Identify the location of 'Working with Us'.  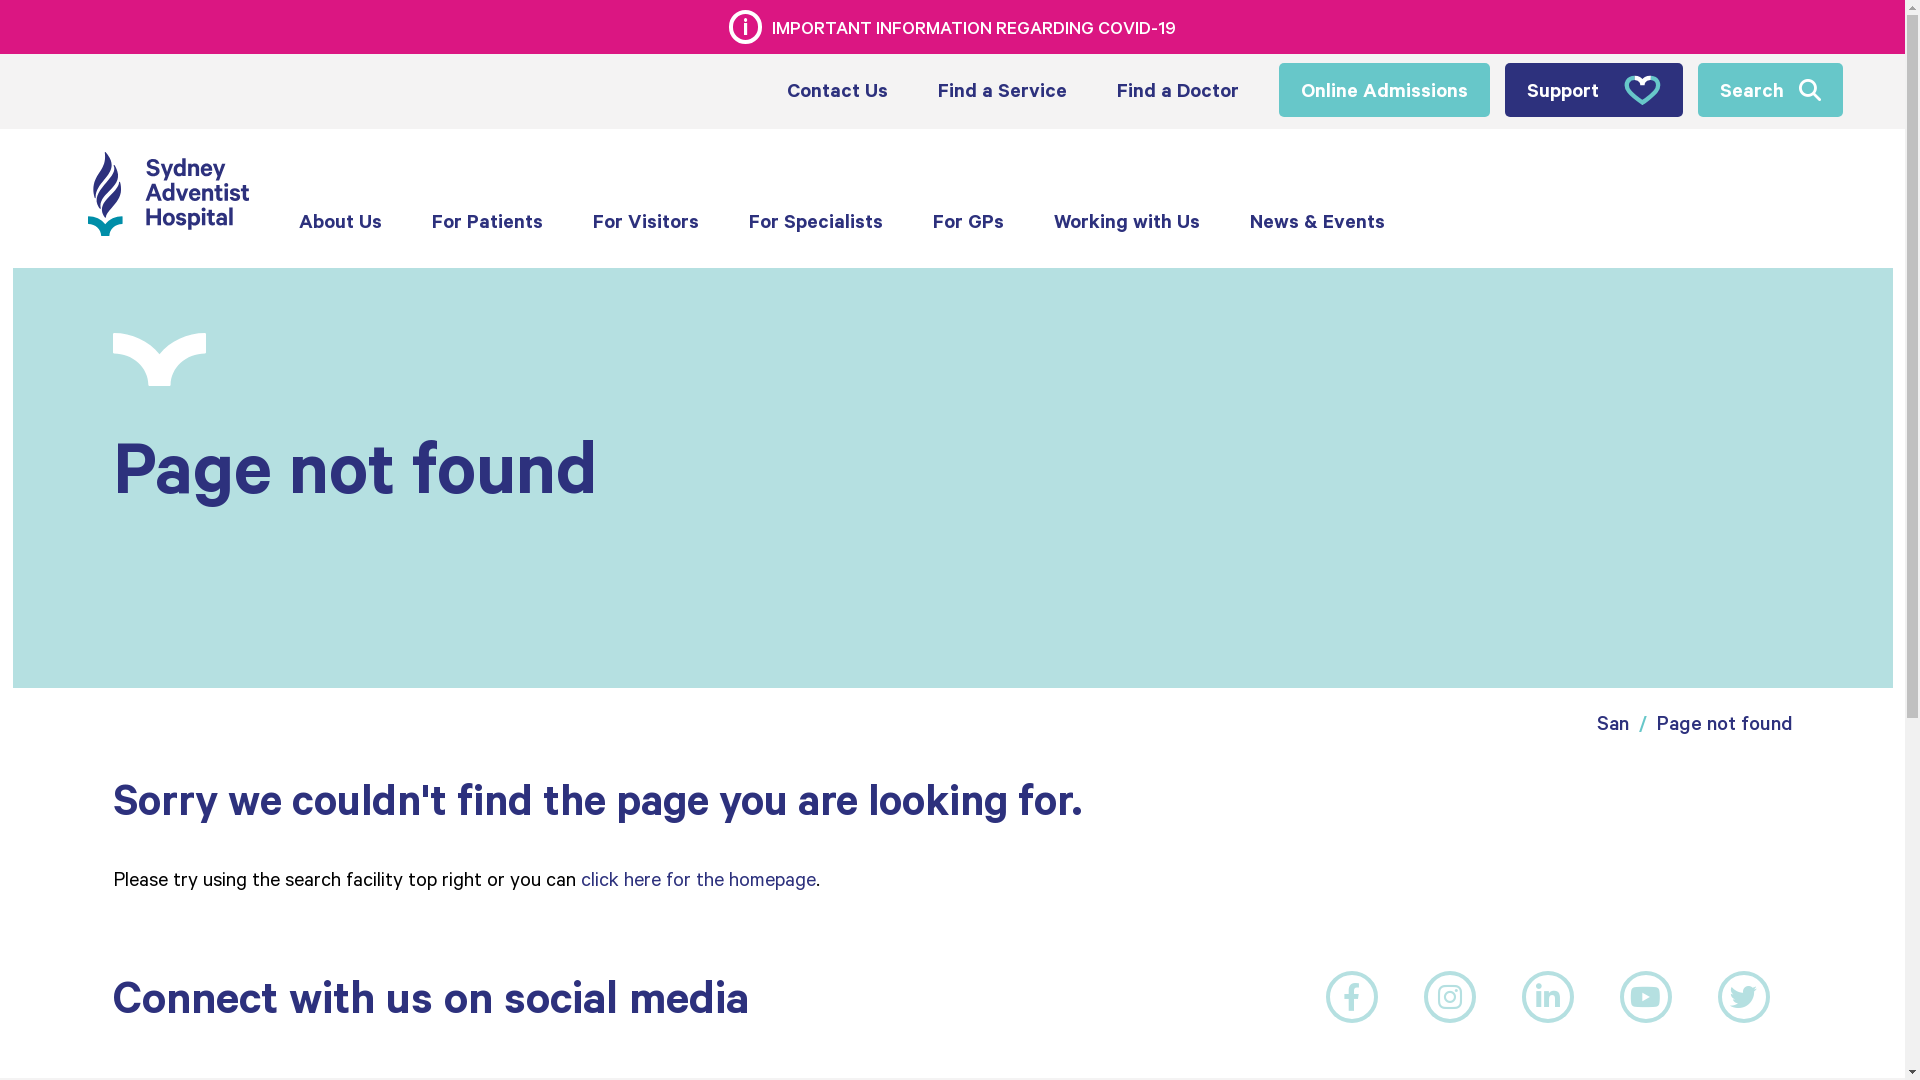
(1127, 221).